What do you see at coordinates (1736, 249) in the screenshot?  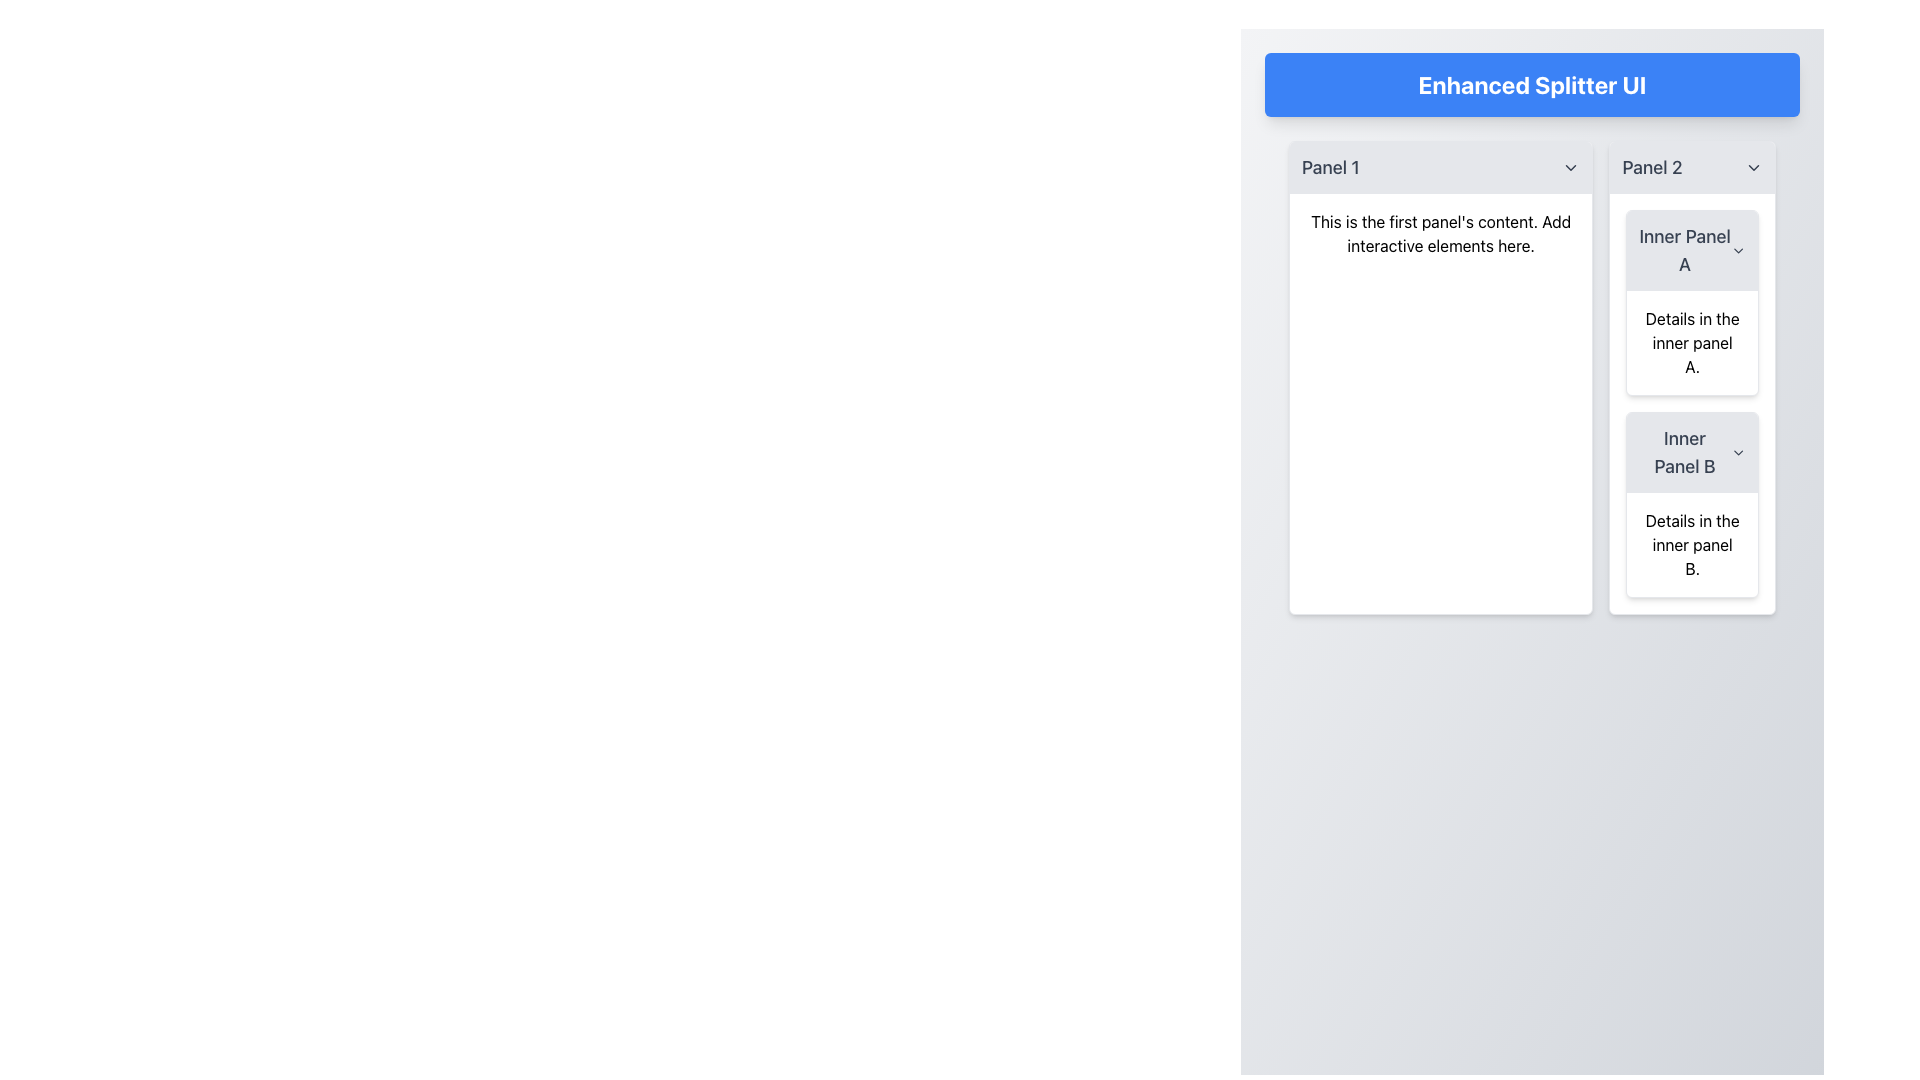 I see `the SVG Icon located in the right portion of 'Inner Panel A' in 'Panel 2'` at bounding box center [1736, 249].